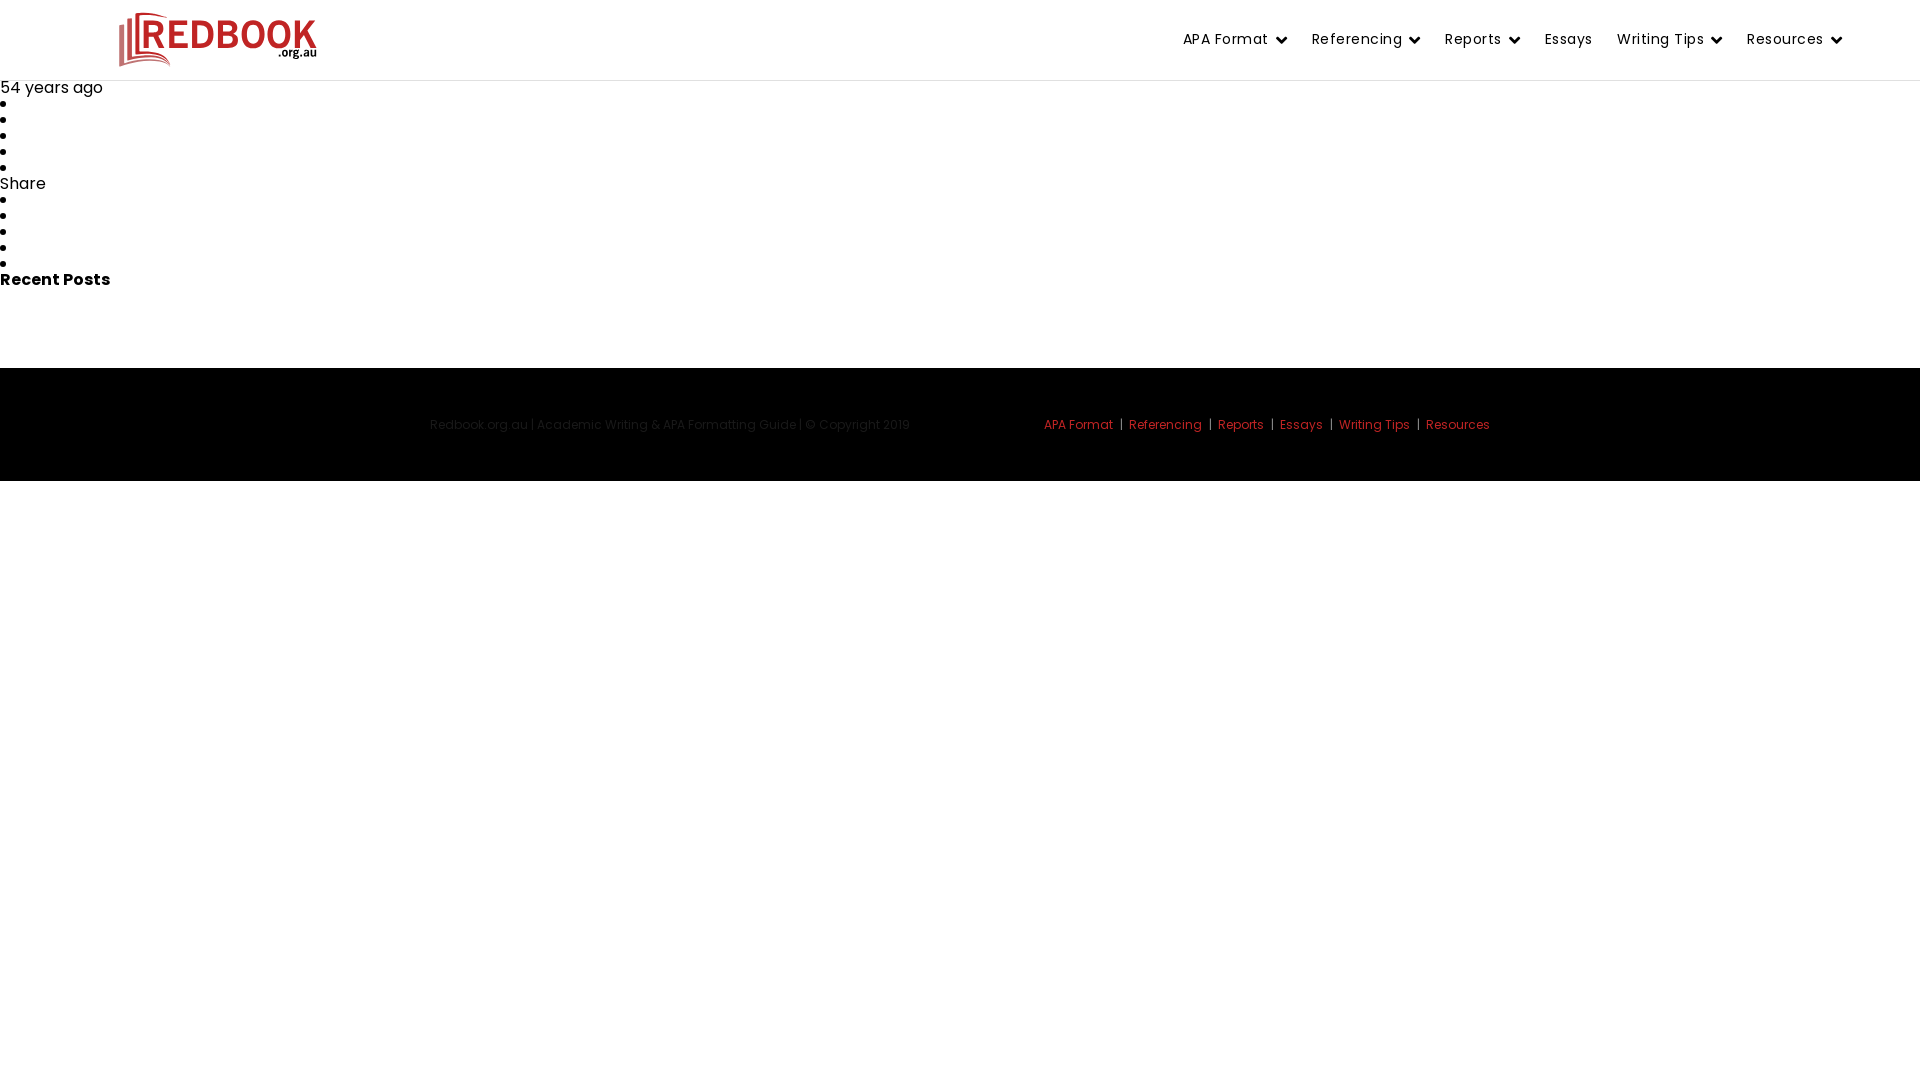 This screenshot has height=1080, width=1920. Describe the element at coordinates (1217, 423) in the screenshot. I see `'Reports'` at that location.